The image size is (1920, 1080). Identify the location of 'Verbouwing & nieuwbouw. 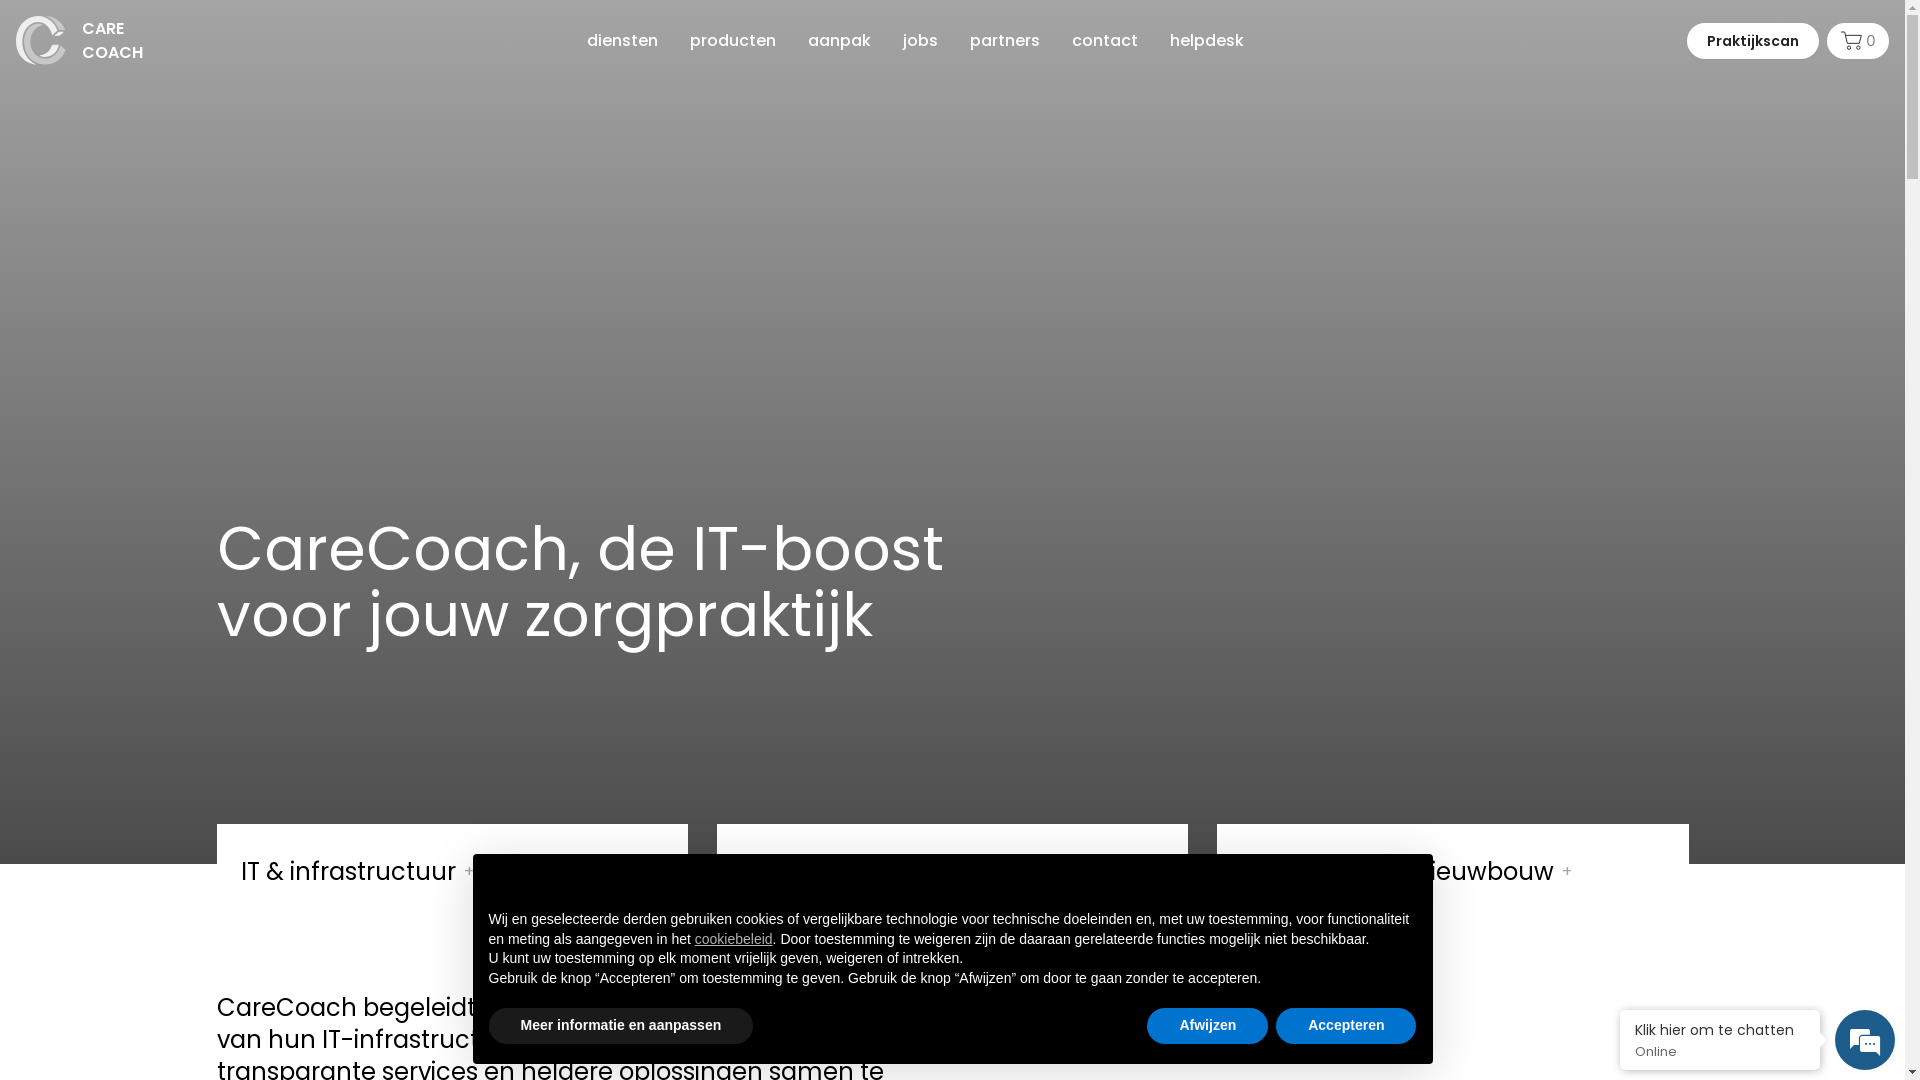
(1452, 866).